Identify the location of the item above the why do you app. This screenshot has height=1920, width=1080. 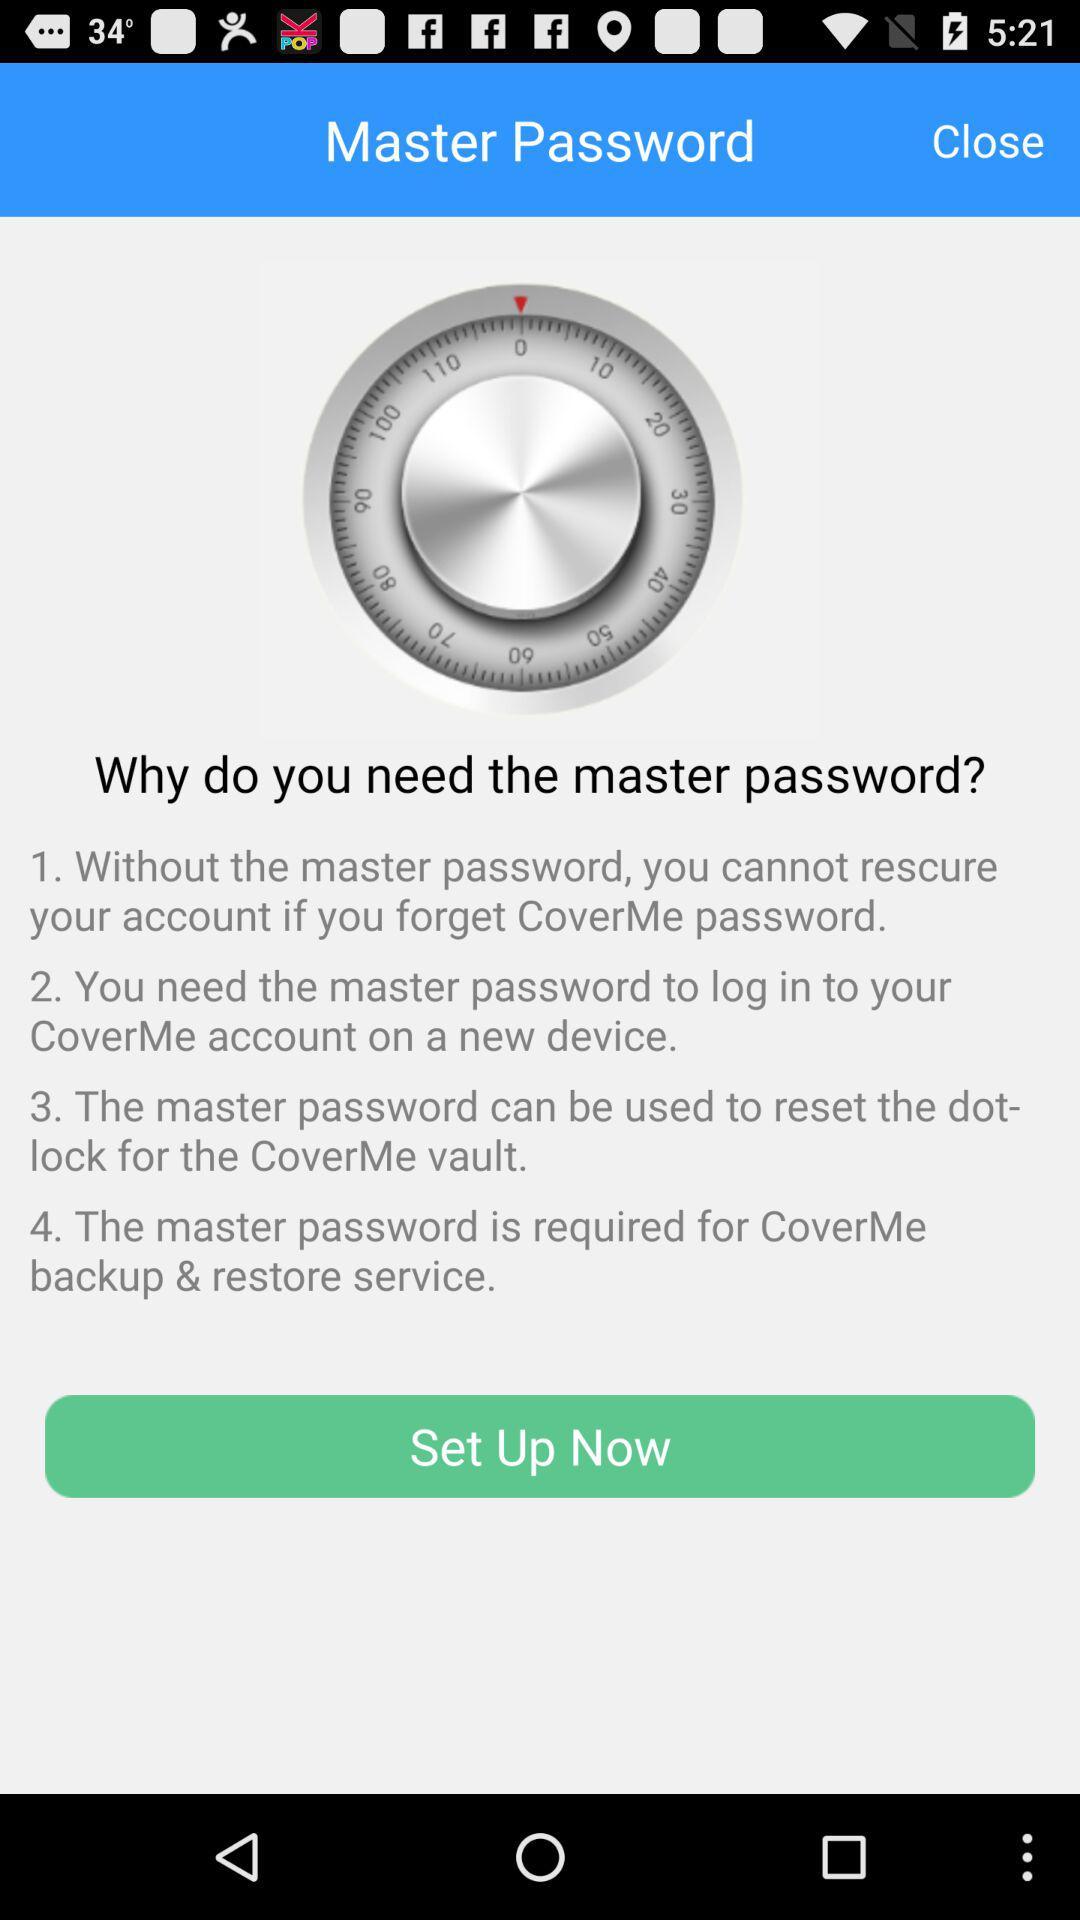
(987, 138).